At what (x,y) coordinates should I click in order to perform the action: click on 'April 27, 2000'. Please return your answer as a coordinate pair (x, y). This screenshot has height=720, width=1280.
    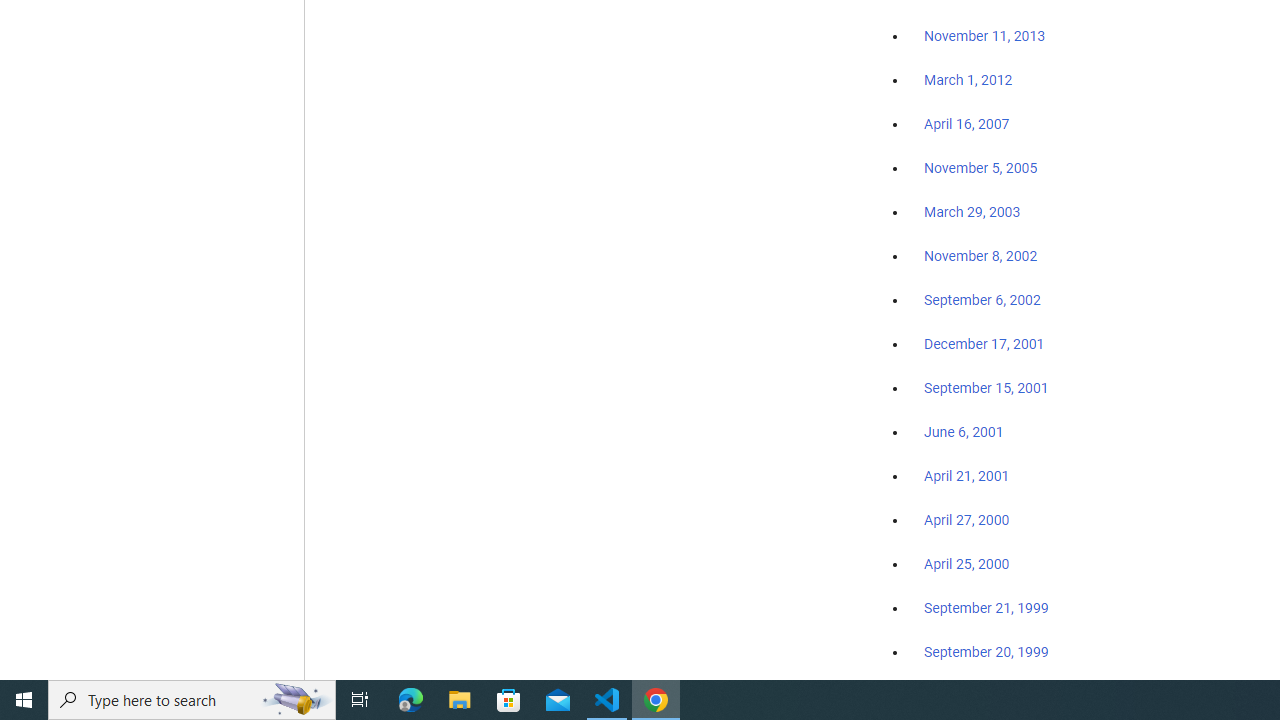
    Looking at the image, I should click on (967, 519).